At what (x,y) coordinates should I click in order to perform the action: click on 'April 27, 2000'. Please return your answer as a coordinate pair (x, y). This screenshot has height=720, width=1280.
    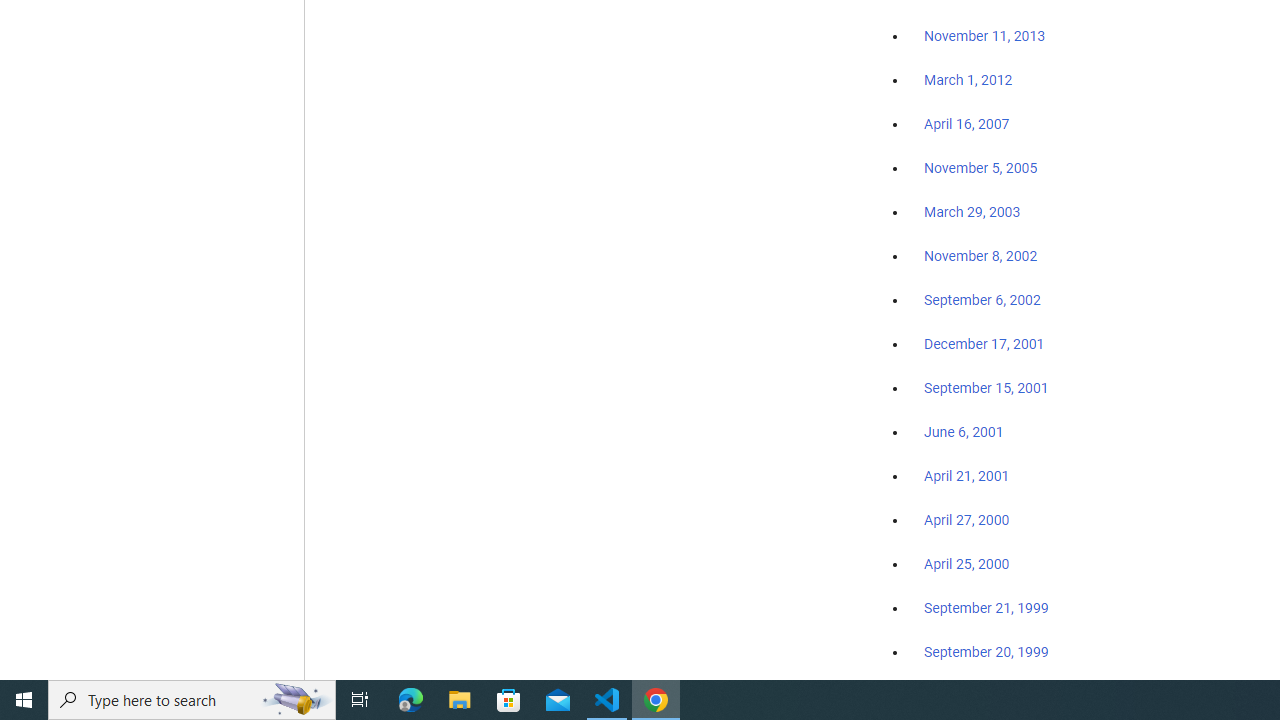
    Looking at the image, I should click on (967, 519).